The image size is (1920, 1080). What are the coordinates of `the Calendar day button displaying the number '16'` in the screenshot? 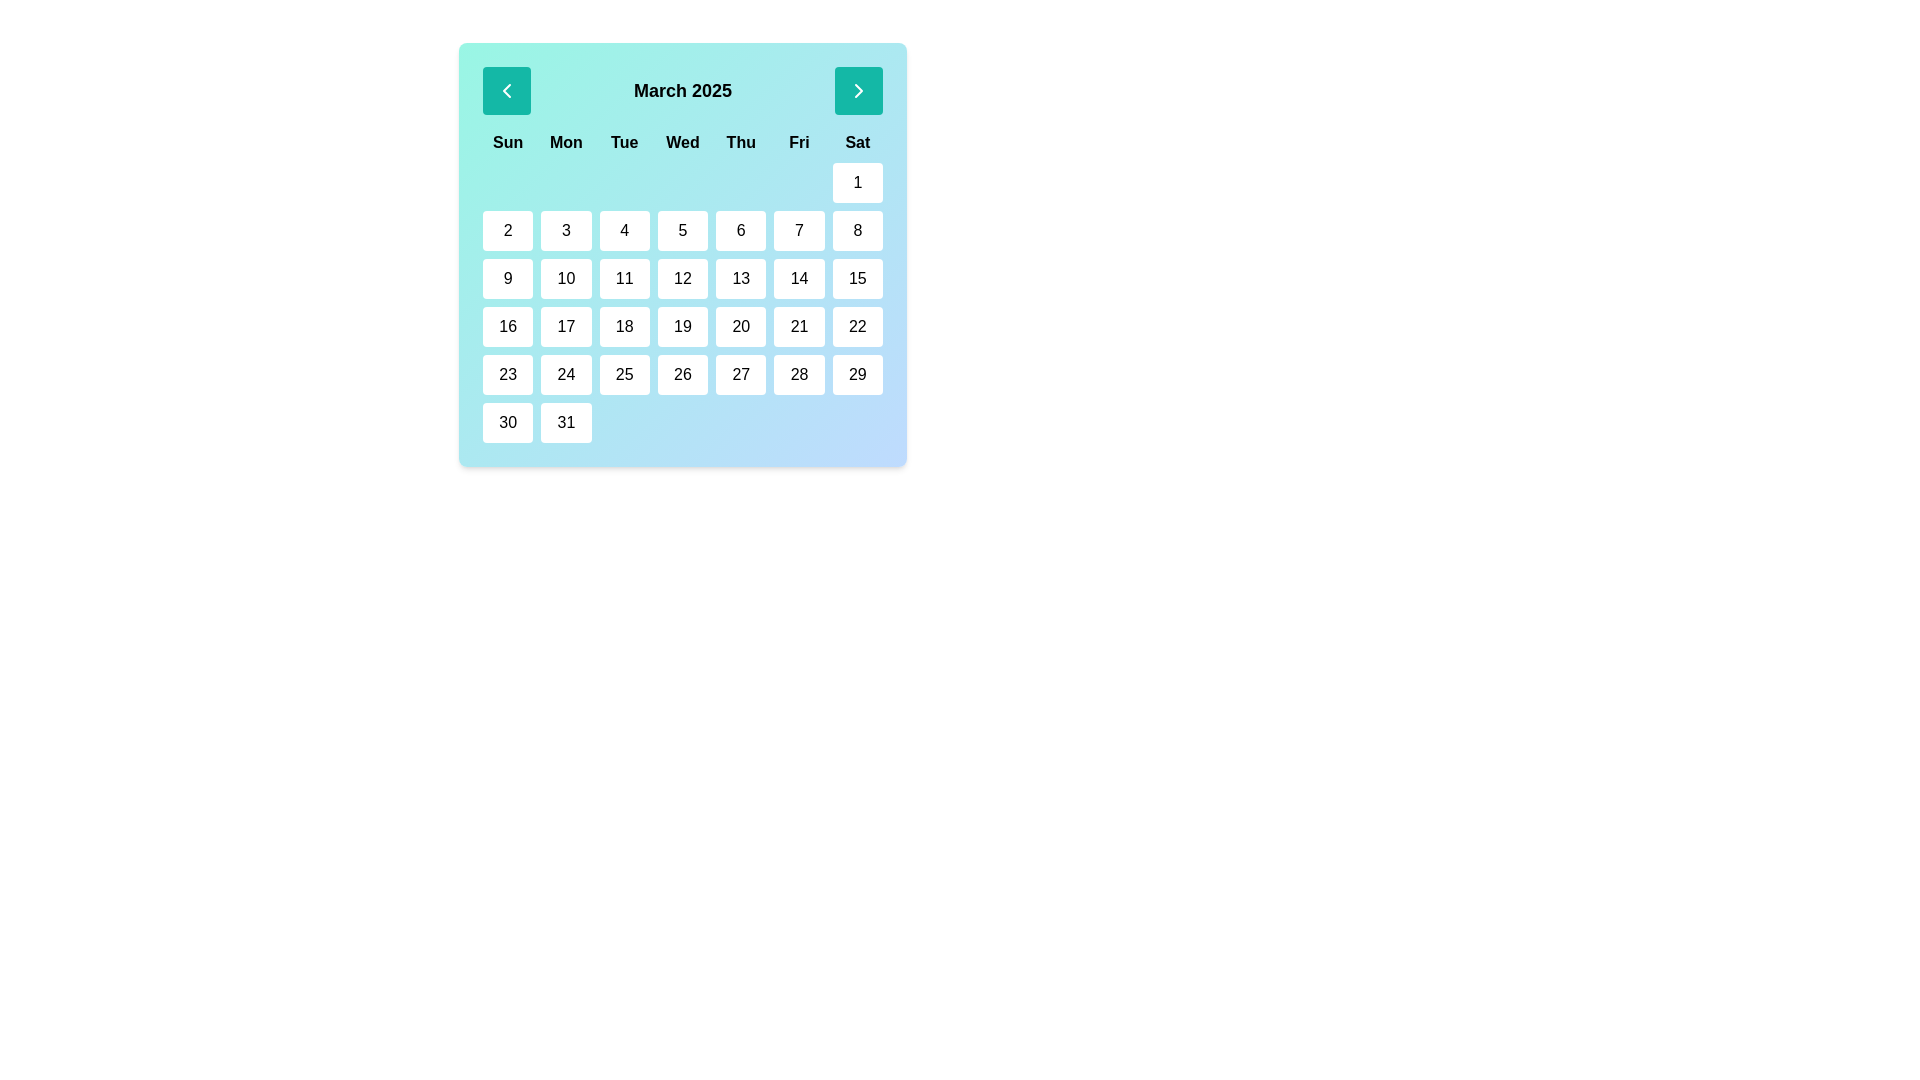 It's located at (508, 326).